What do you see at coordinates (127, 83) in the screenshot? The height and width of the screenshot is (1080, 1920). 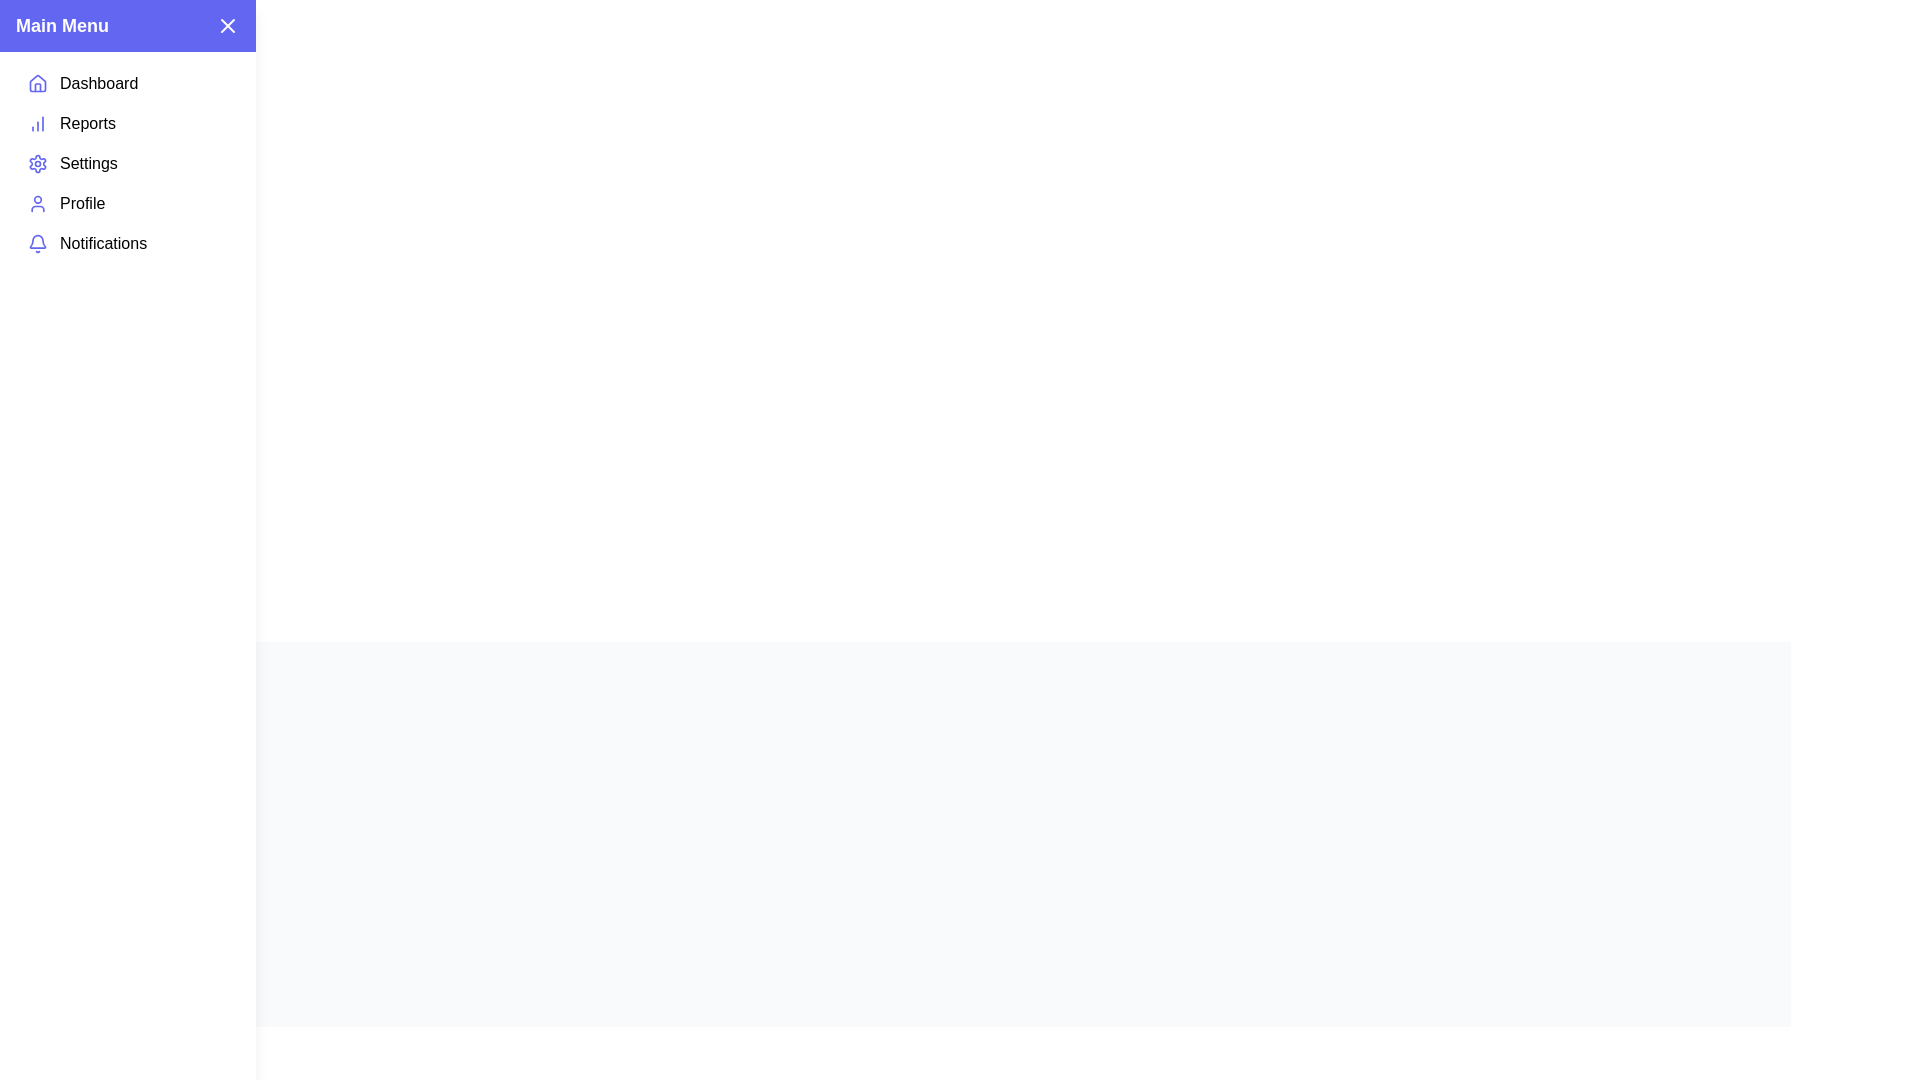 I see `the 'Dashboard' menu item in the sidebar navigation` at bounding box center [127, 83].